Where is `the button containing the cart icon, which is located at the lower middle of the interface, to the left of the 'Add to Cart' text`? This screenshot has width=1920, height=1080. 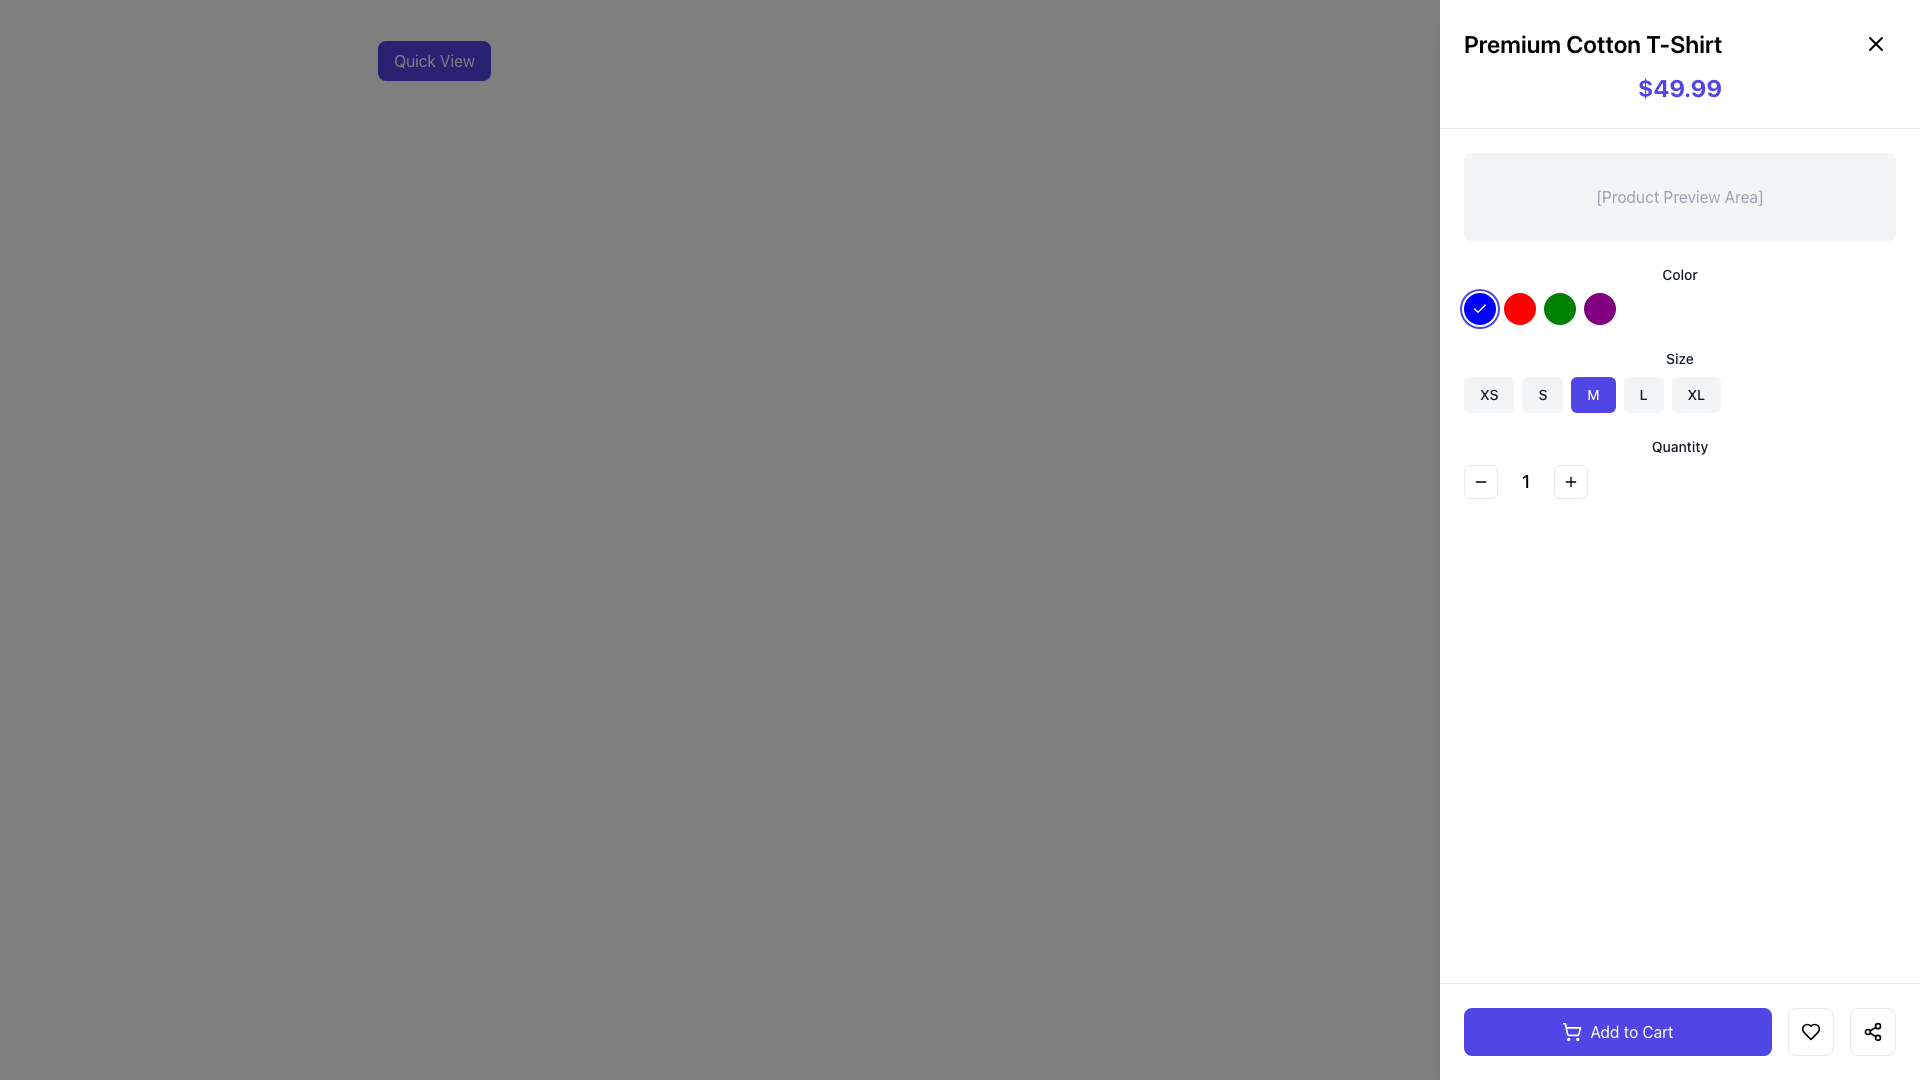
the button containing the cart icon, which is located at the lower middle of the interface, to the left of the 'Add to Cart' text is located at coordinates (1571, 1032).